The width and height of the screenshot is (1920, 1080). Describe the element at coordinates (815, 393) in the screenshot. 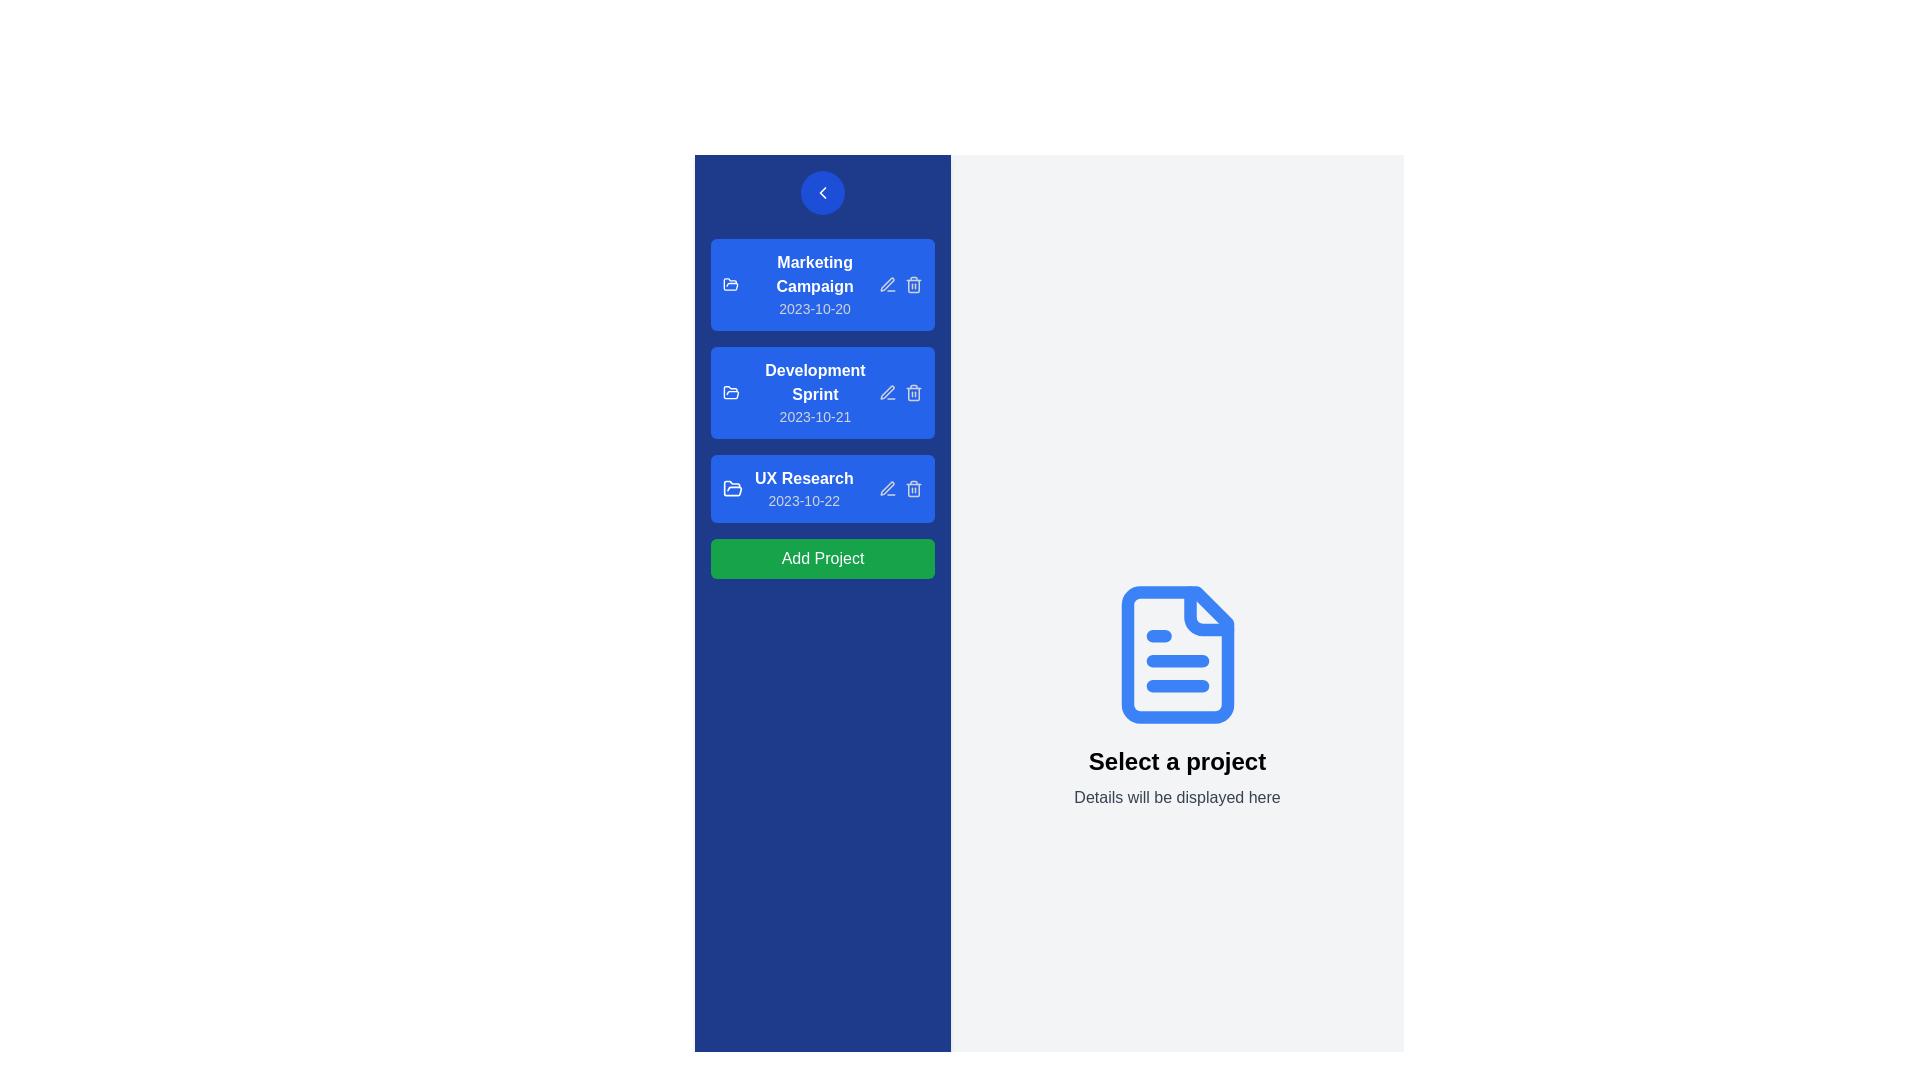

I see `the label representing the project named 'Development Sprint', which is positioned as the second entry in the vertical list of project tiles in the left-hand sidebar` at that location.